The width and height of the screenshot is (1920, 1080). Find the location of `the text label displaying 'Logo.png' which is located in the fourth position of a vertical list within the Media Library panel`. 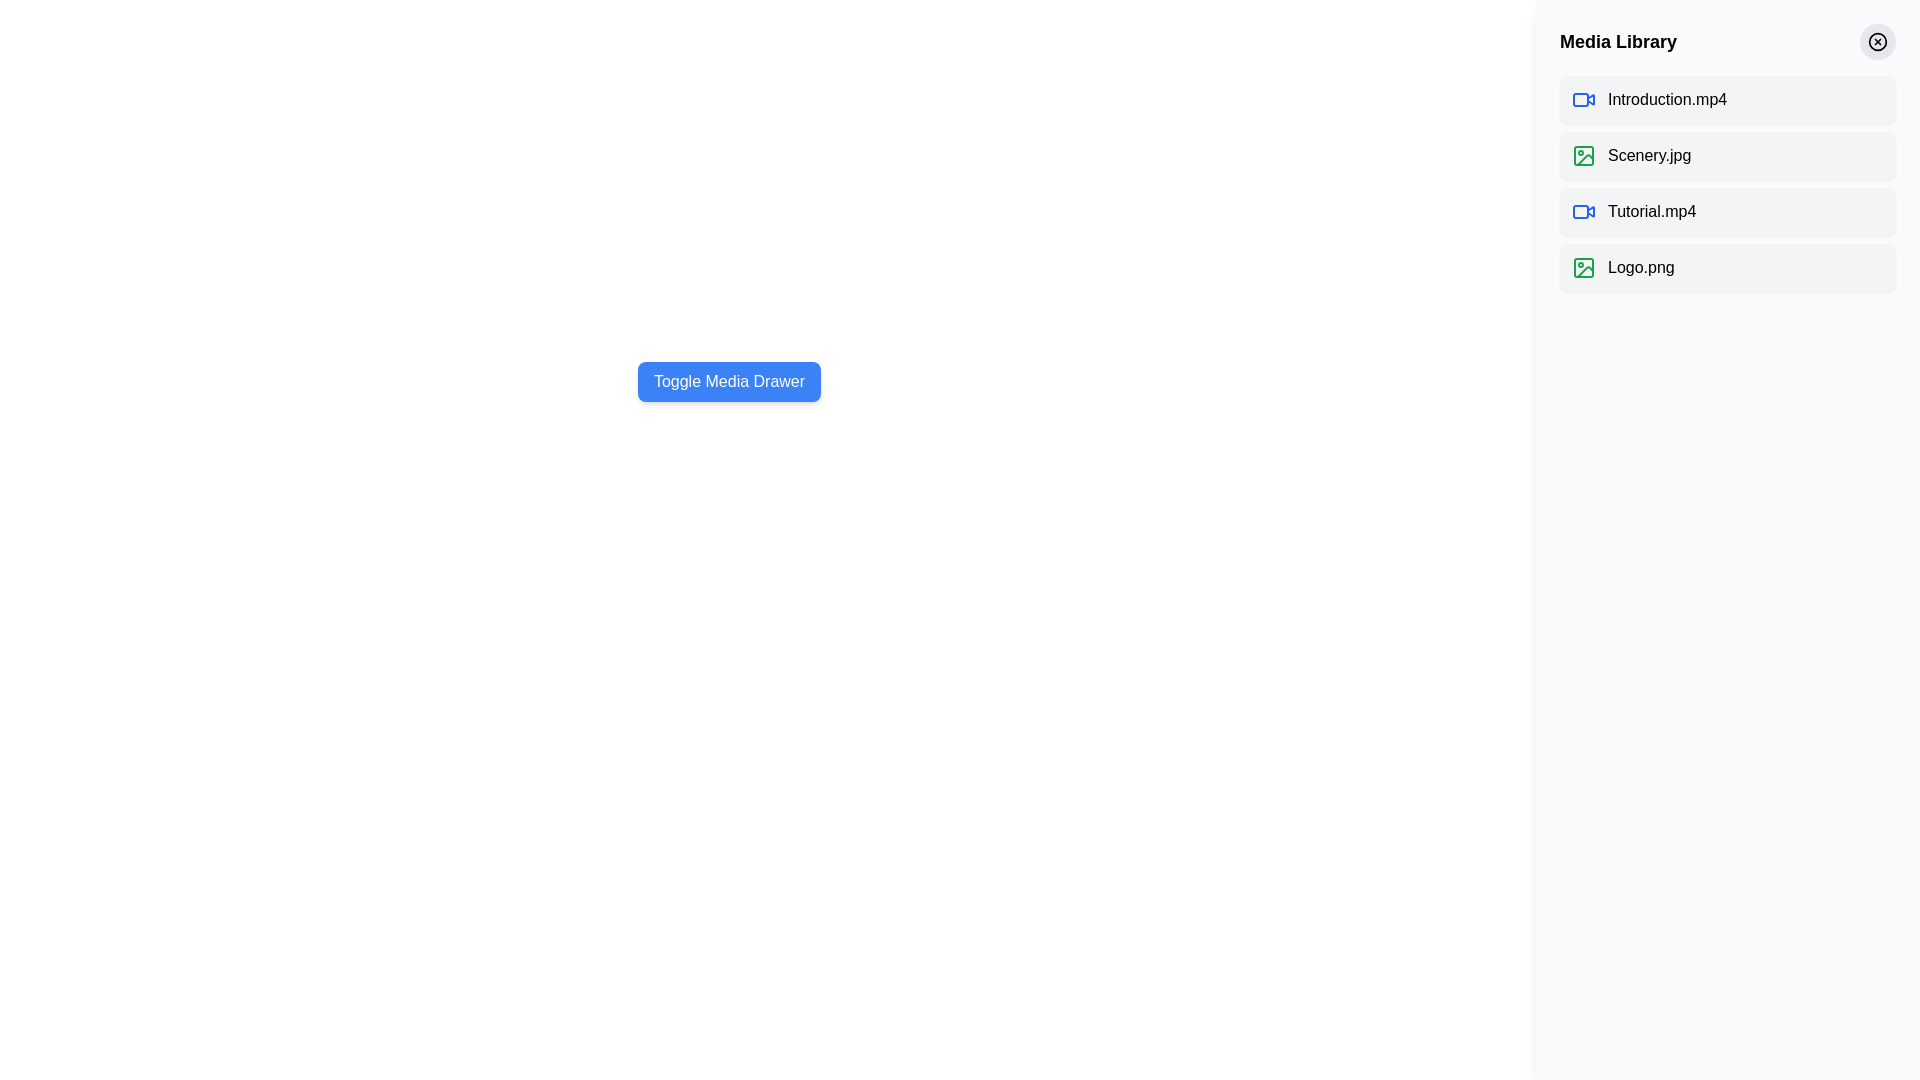

the text label displaying 'Logo.png' which is located in the fourth position of a vertical list within the Media Library panel is located at coordinates (1641, 266).